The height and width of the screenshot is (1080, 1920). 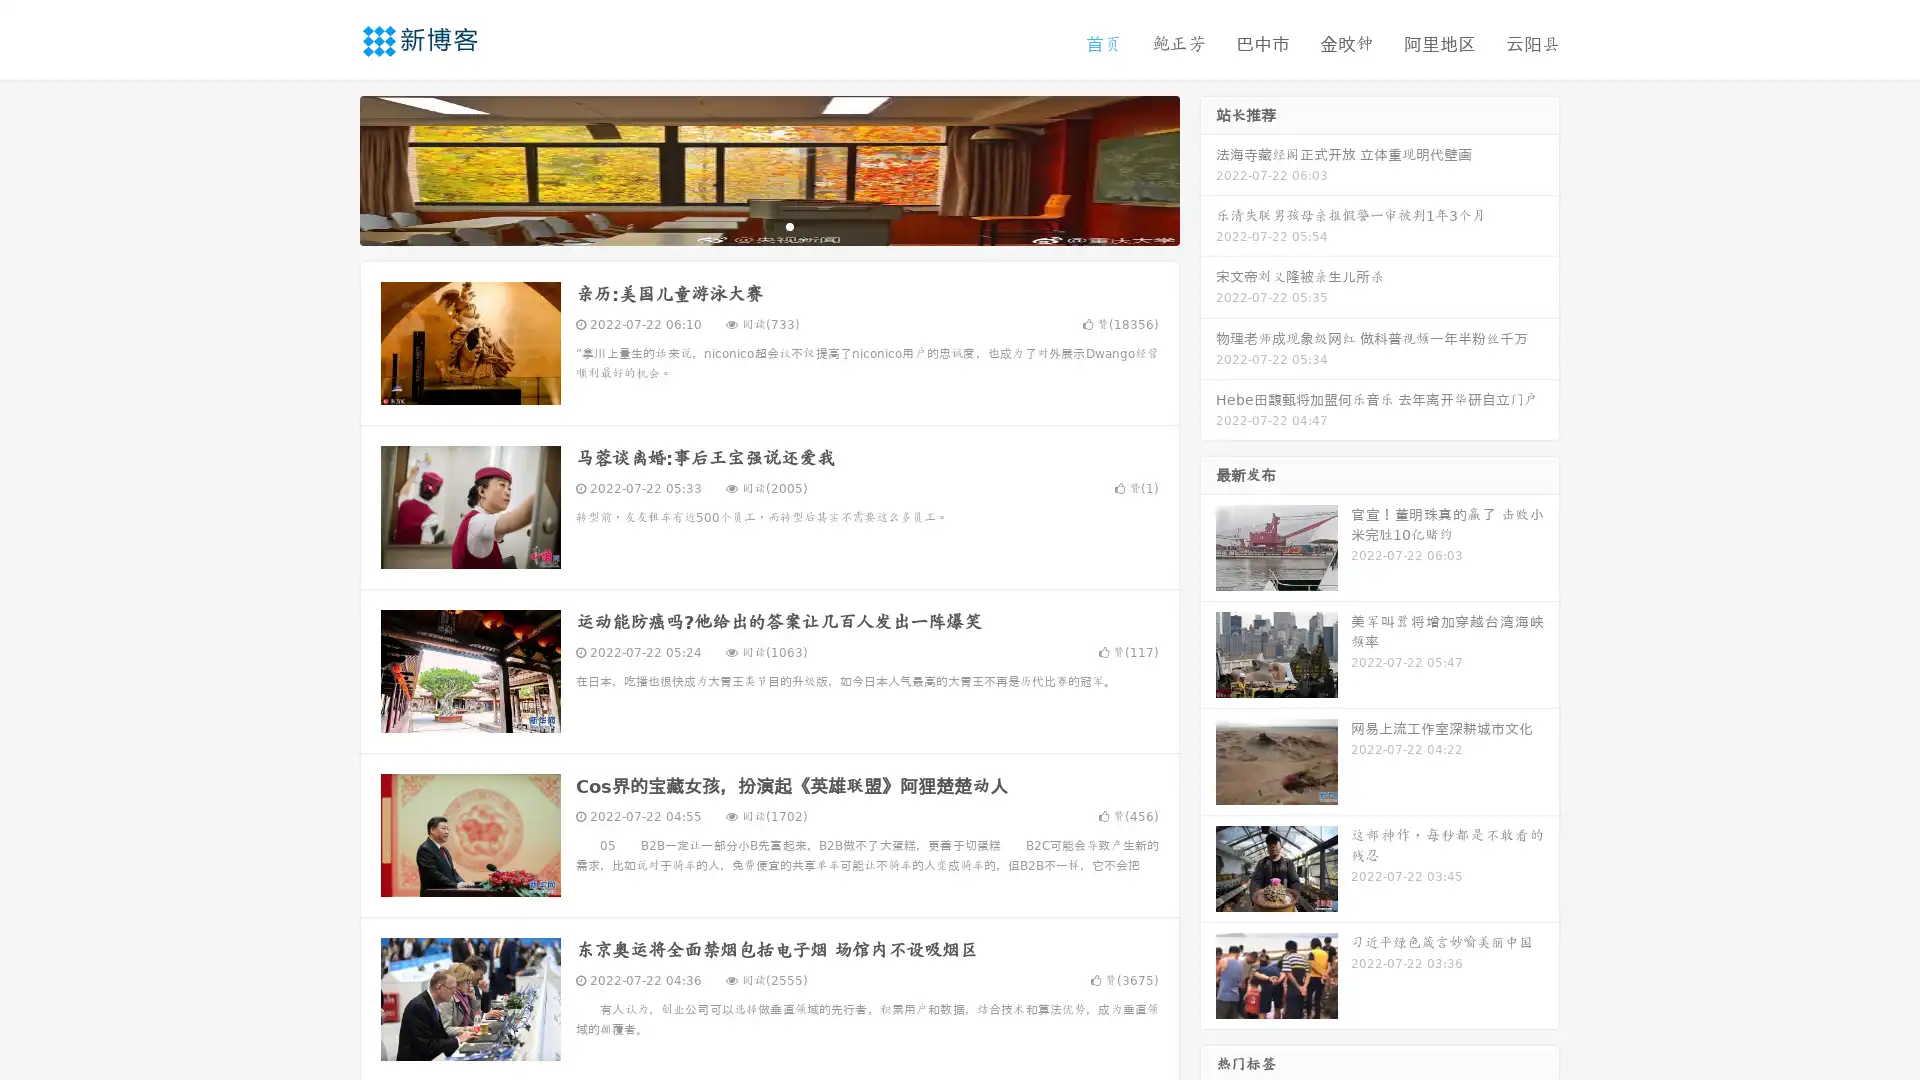 What do you see at coordinates (768, 225) in the screenshot?
I see `Go to slide 2` at bounding box center [768, 225].